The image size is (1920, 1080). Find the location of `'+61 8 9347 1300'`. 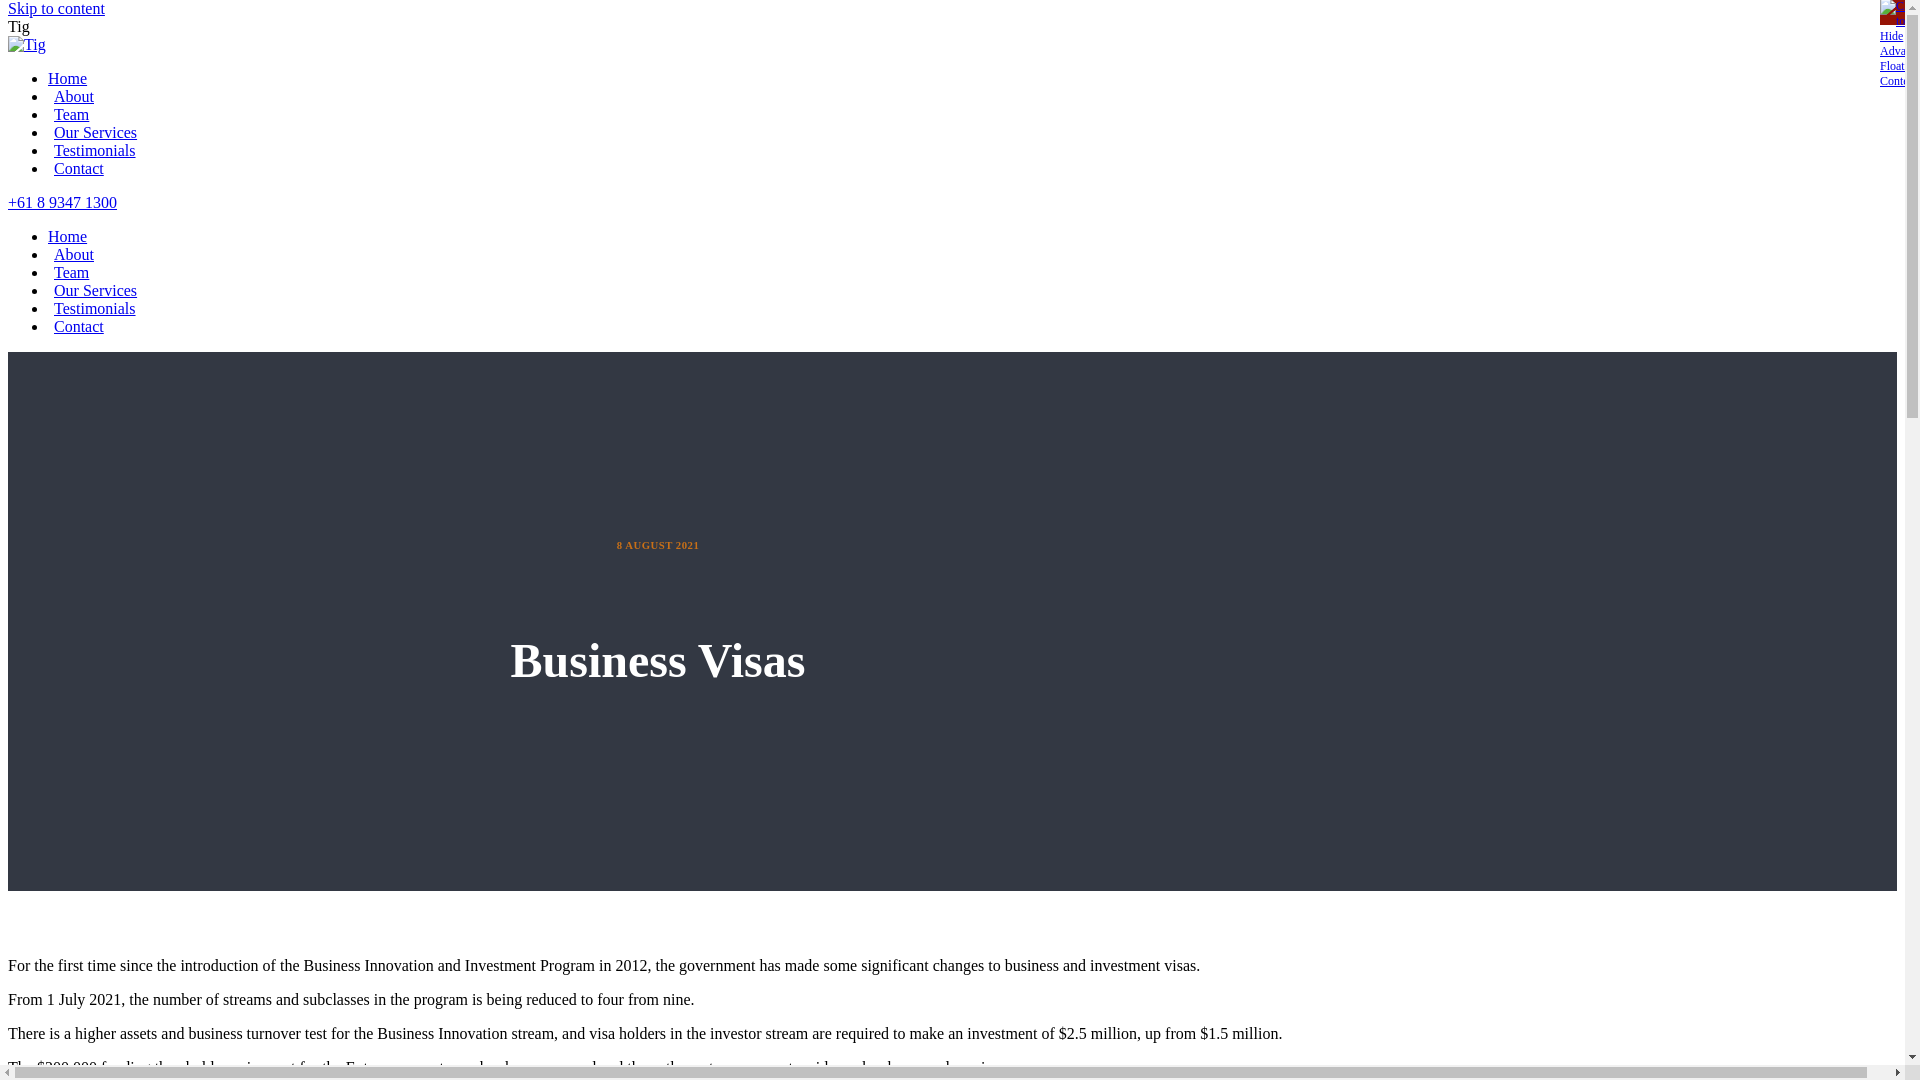

'+61 8 9347 1300' is located at coordinates (62, 202).